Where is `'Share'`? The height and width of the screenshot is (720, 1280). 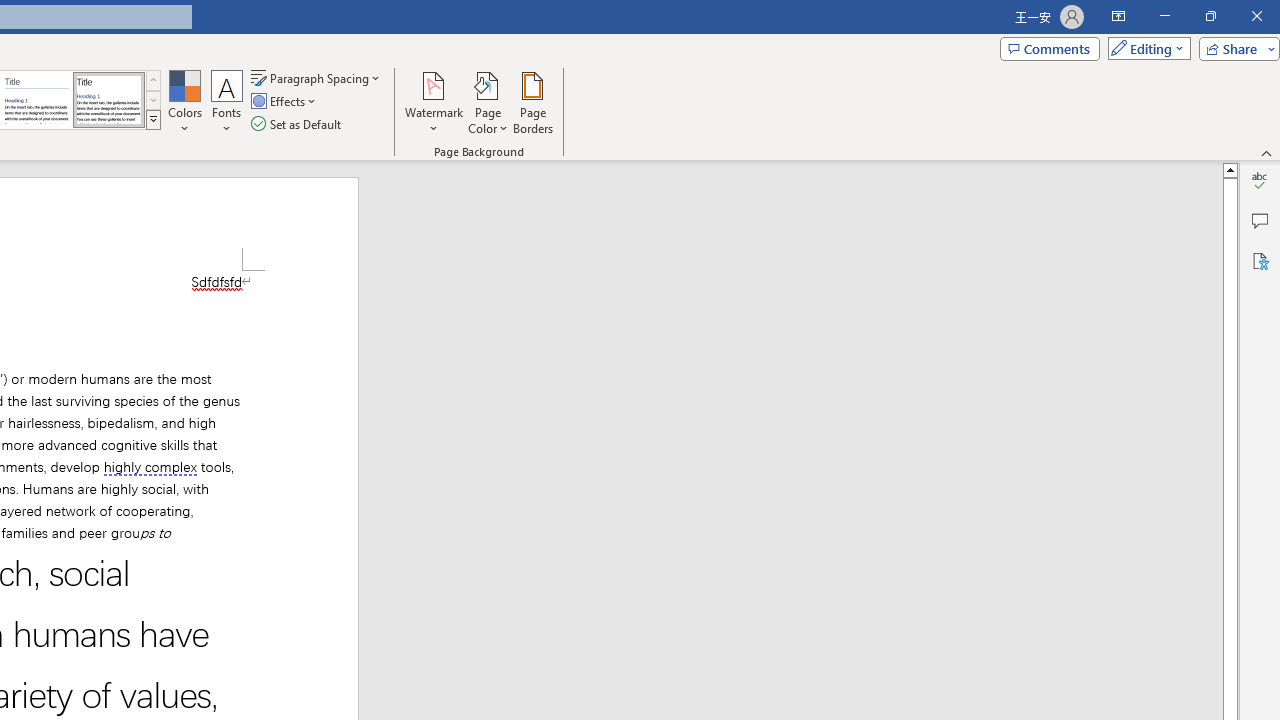 'Share' is located at coordinates (1234, 47).